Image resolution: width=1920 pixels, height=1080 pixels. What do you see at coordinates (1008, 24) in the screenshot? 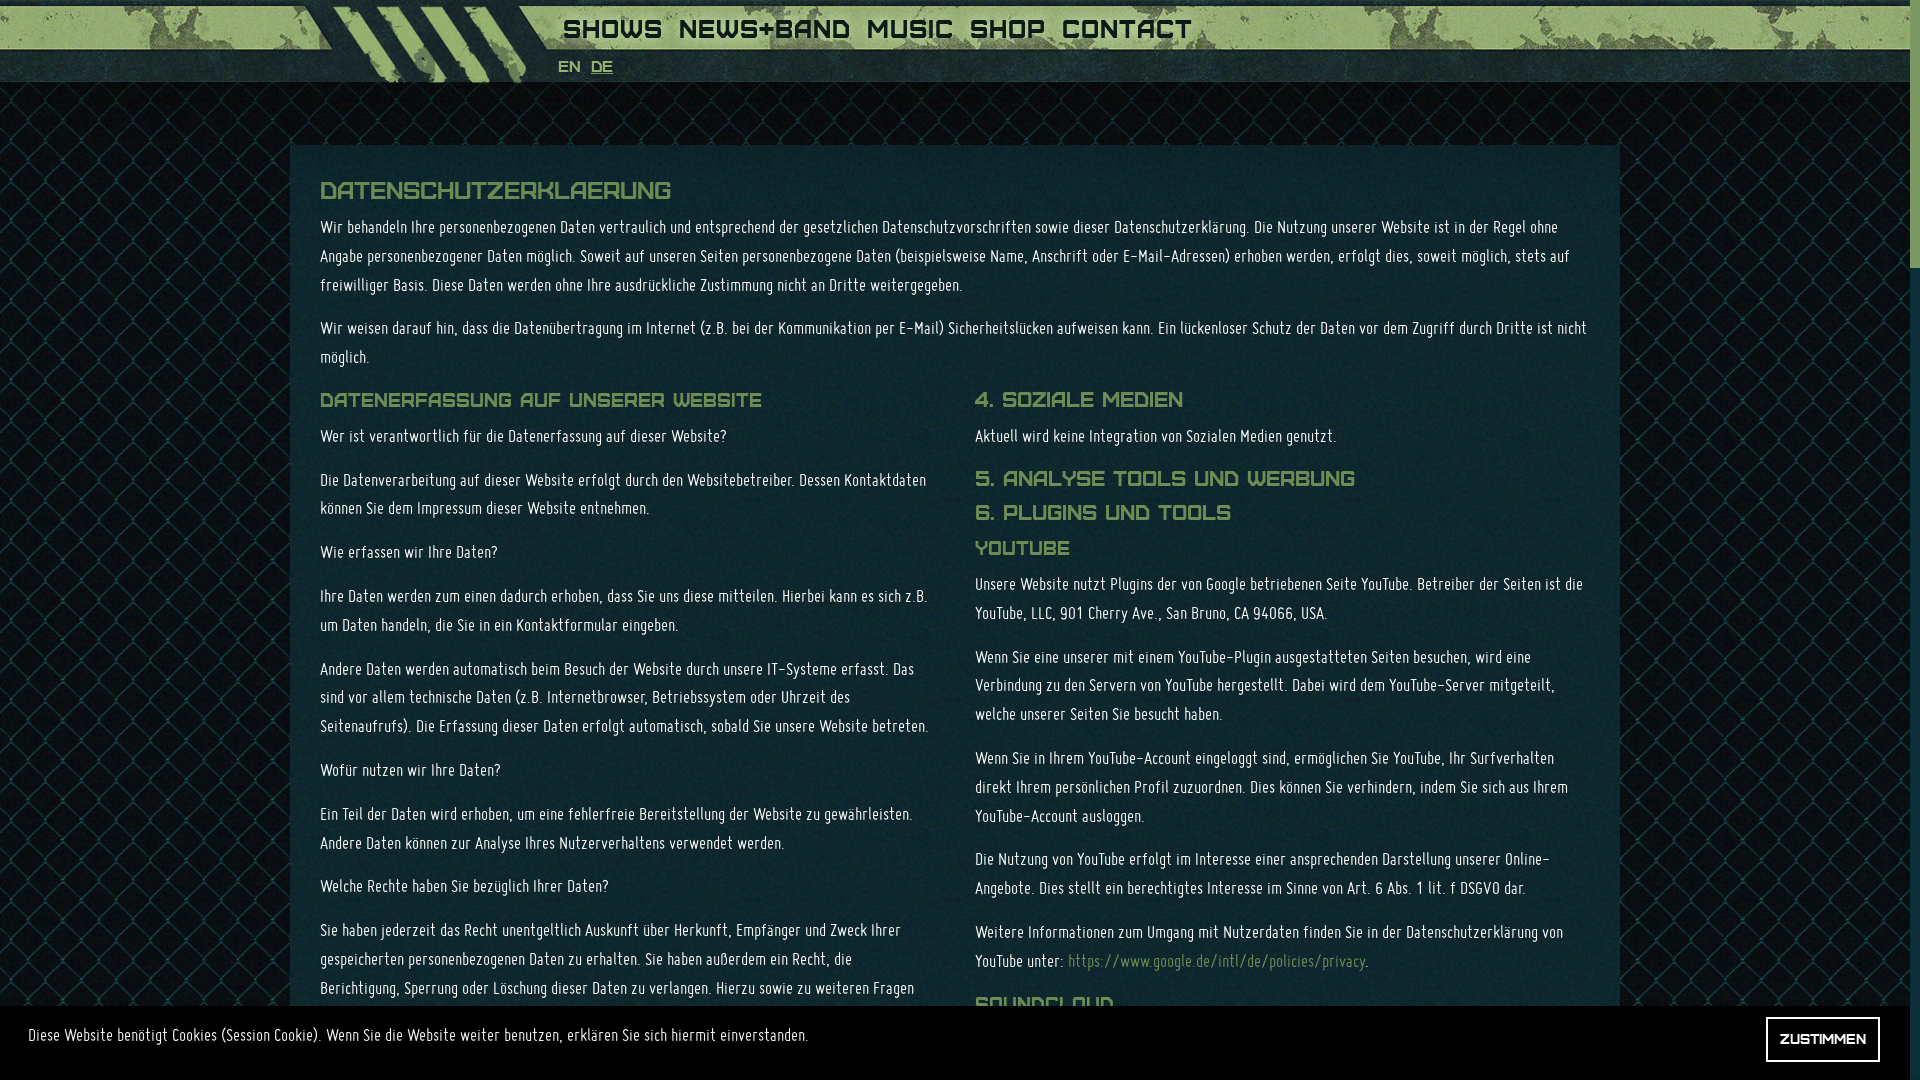
I see `'SHOP'` at bounding box center [1008, 24].